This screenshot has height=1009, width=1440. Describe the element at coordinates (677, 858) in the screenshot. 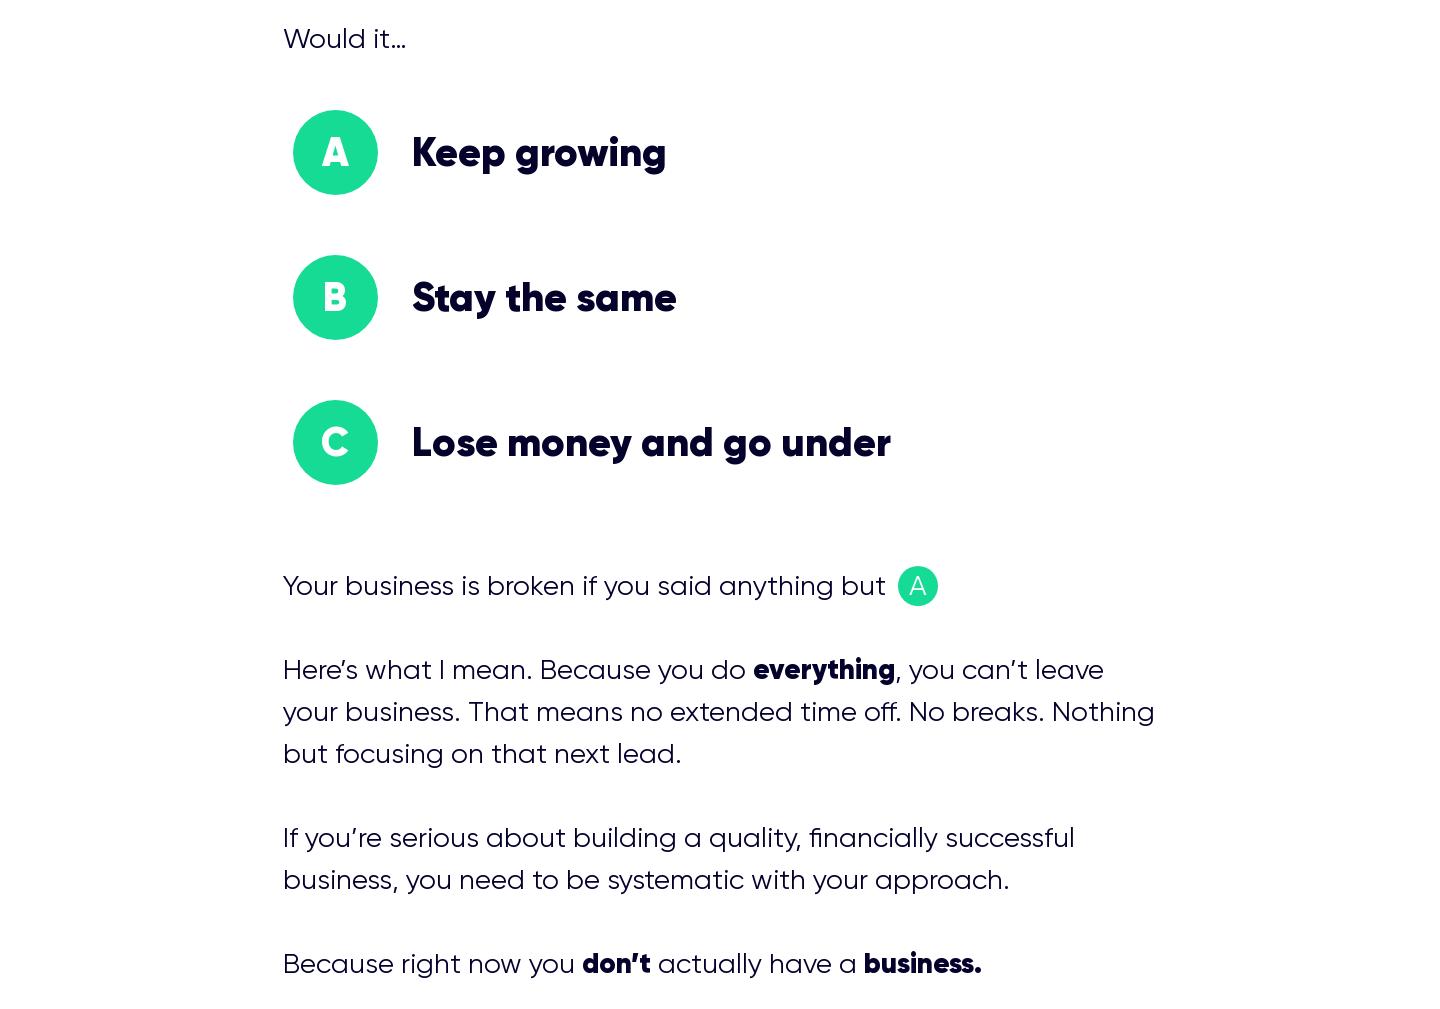

I see `'If you’re serious about building a quality, financially successful business, you need to be systematic with your approach.'` at that location.